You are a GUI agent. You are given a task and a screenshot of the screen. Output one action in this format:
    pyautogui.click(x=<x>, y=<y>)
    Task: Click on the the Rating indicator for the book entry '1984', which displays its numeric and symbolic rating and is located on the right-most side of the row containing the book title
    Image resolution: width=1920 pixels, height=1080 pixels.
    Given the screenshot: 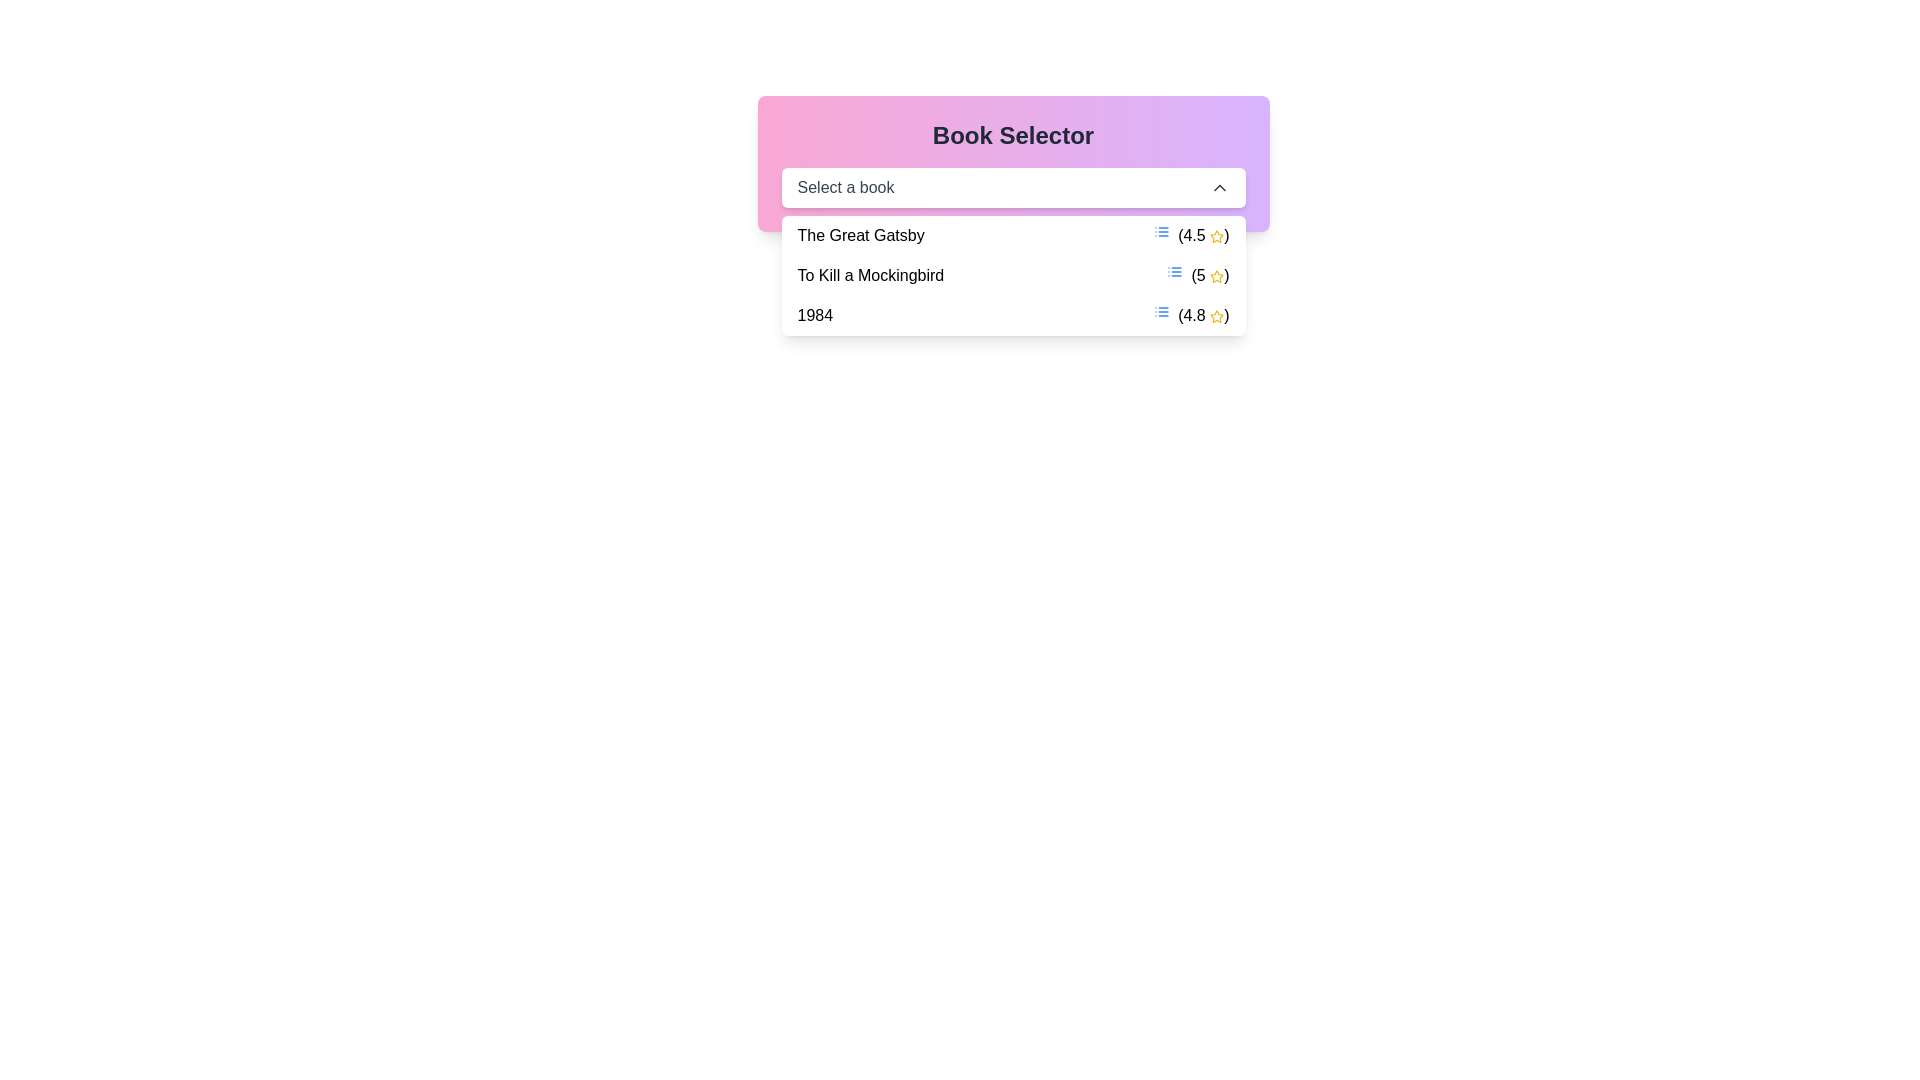 What is the action you would take?
    pyautogui.click(x=1191, y=315)
    